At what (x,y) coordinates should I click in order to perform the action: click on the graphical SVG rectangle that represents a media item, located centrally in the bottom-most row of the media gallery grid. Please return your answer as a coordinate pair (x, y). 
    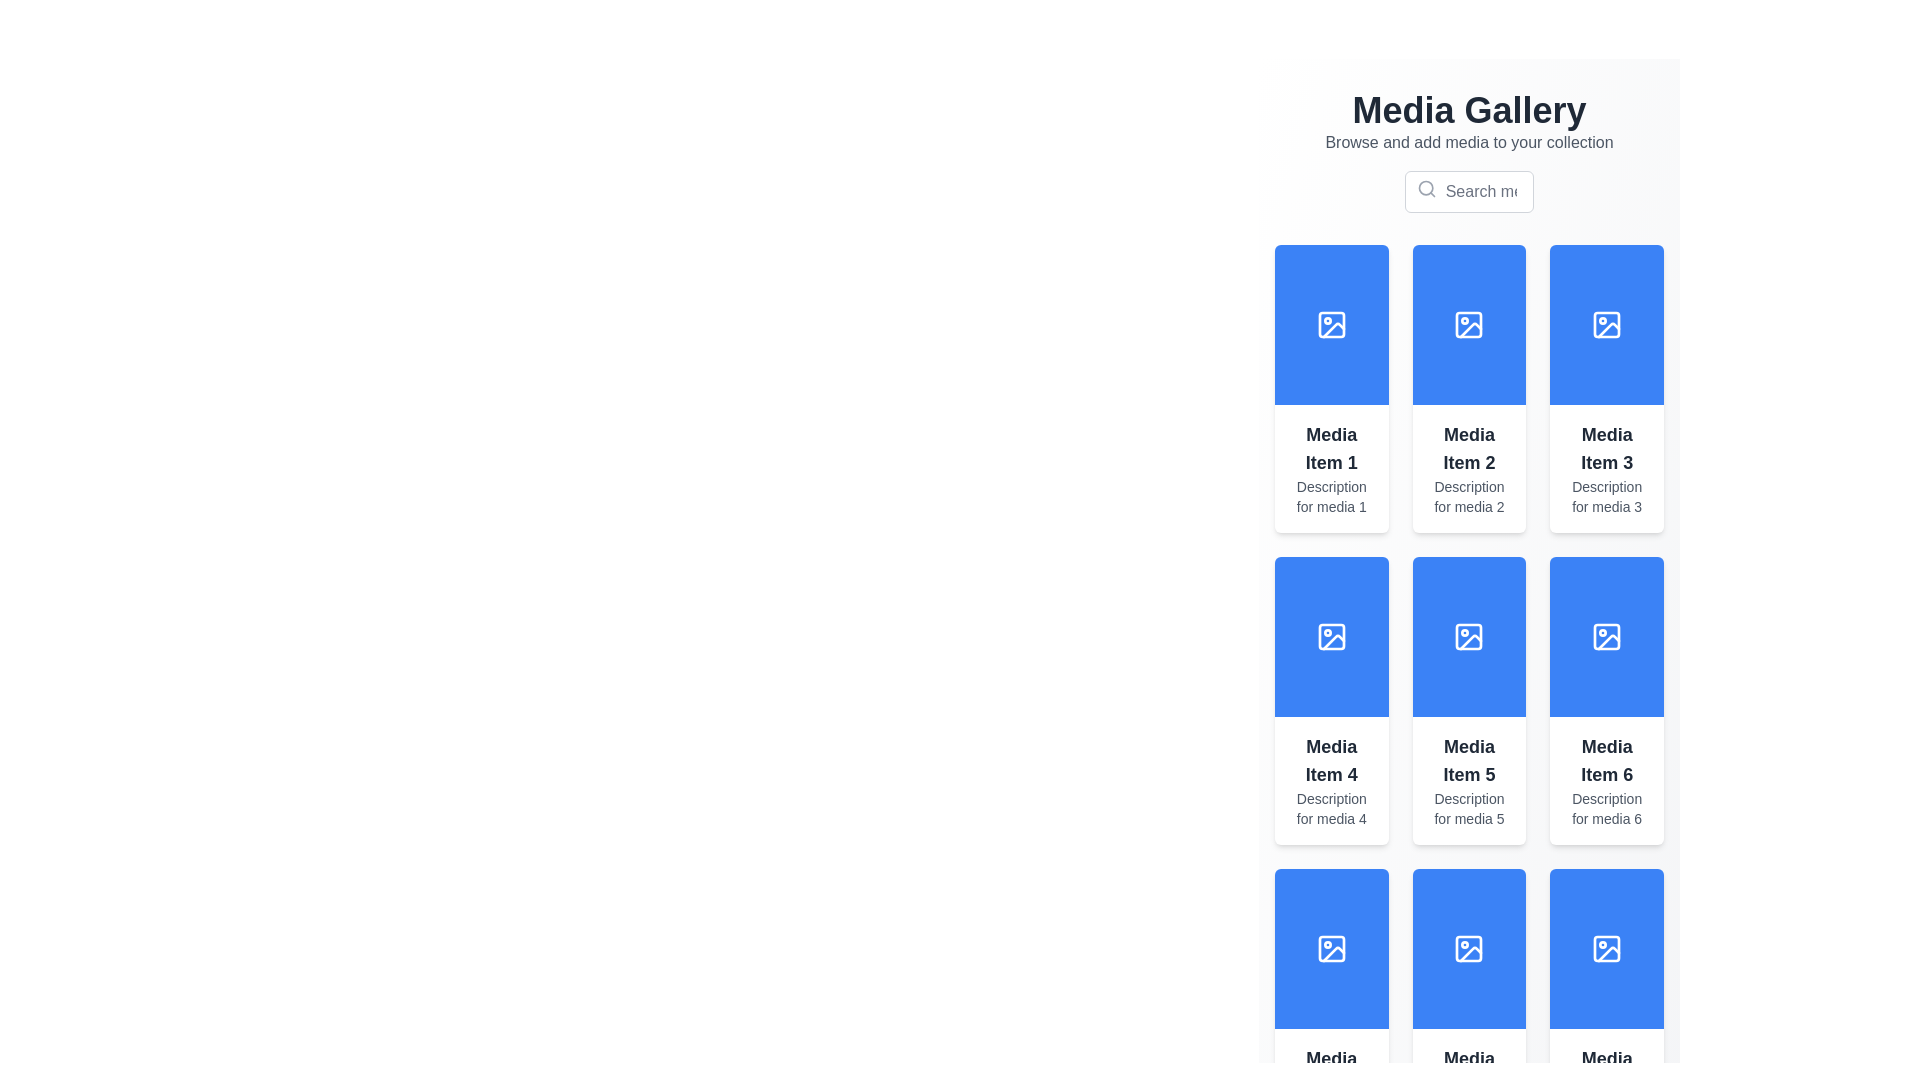
    Looking at the image, I should click on (1331, 947).